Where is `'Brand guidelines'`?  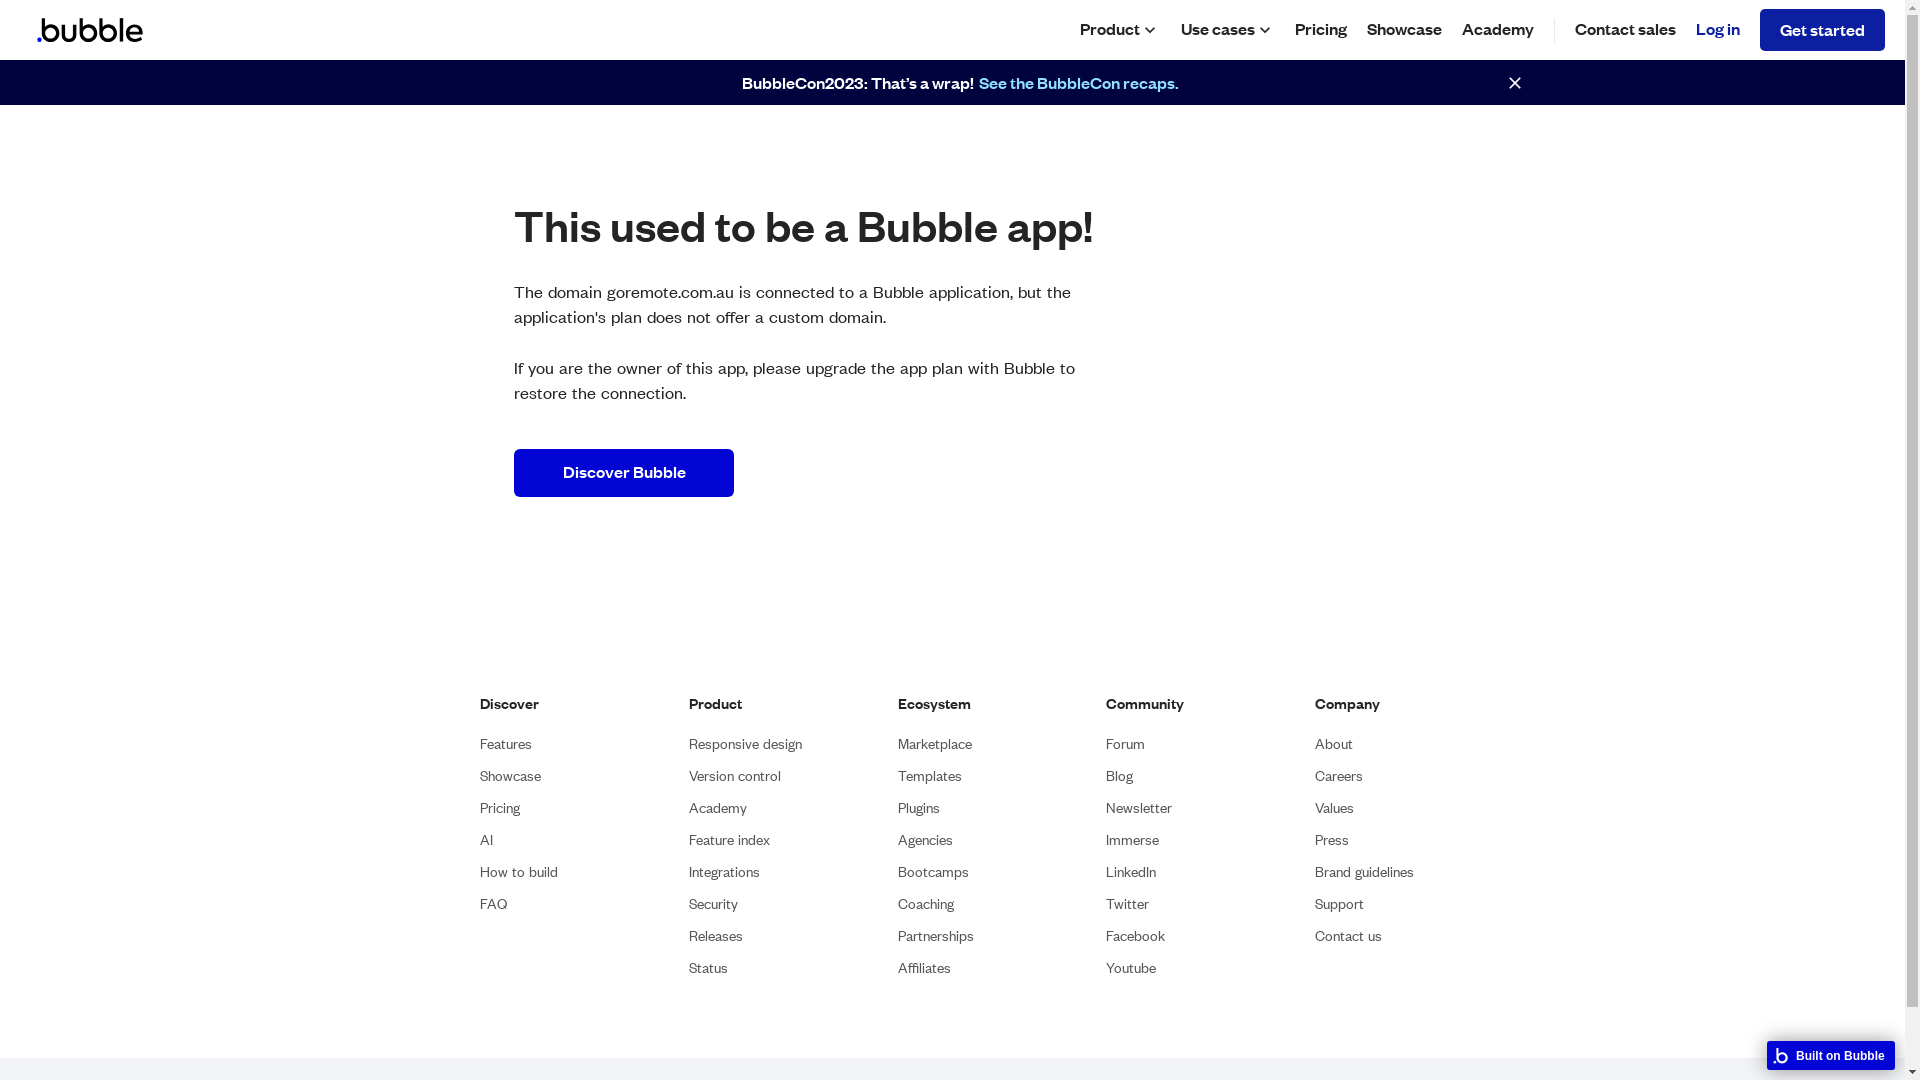
'Brand guidelines' is located at coordinates (1363, 870).